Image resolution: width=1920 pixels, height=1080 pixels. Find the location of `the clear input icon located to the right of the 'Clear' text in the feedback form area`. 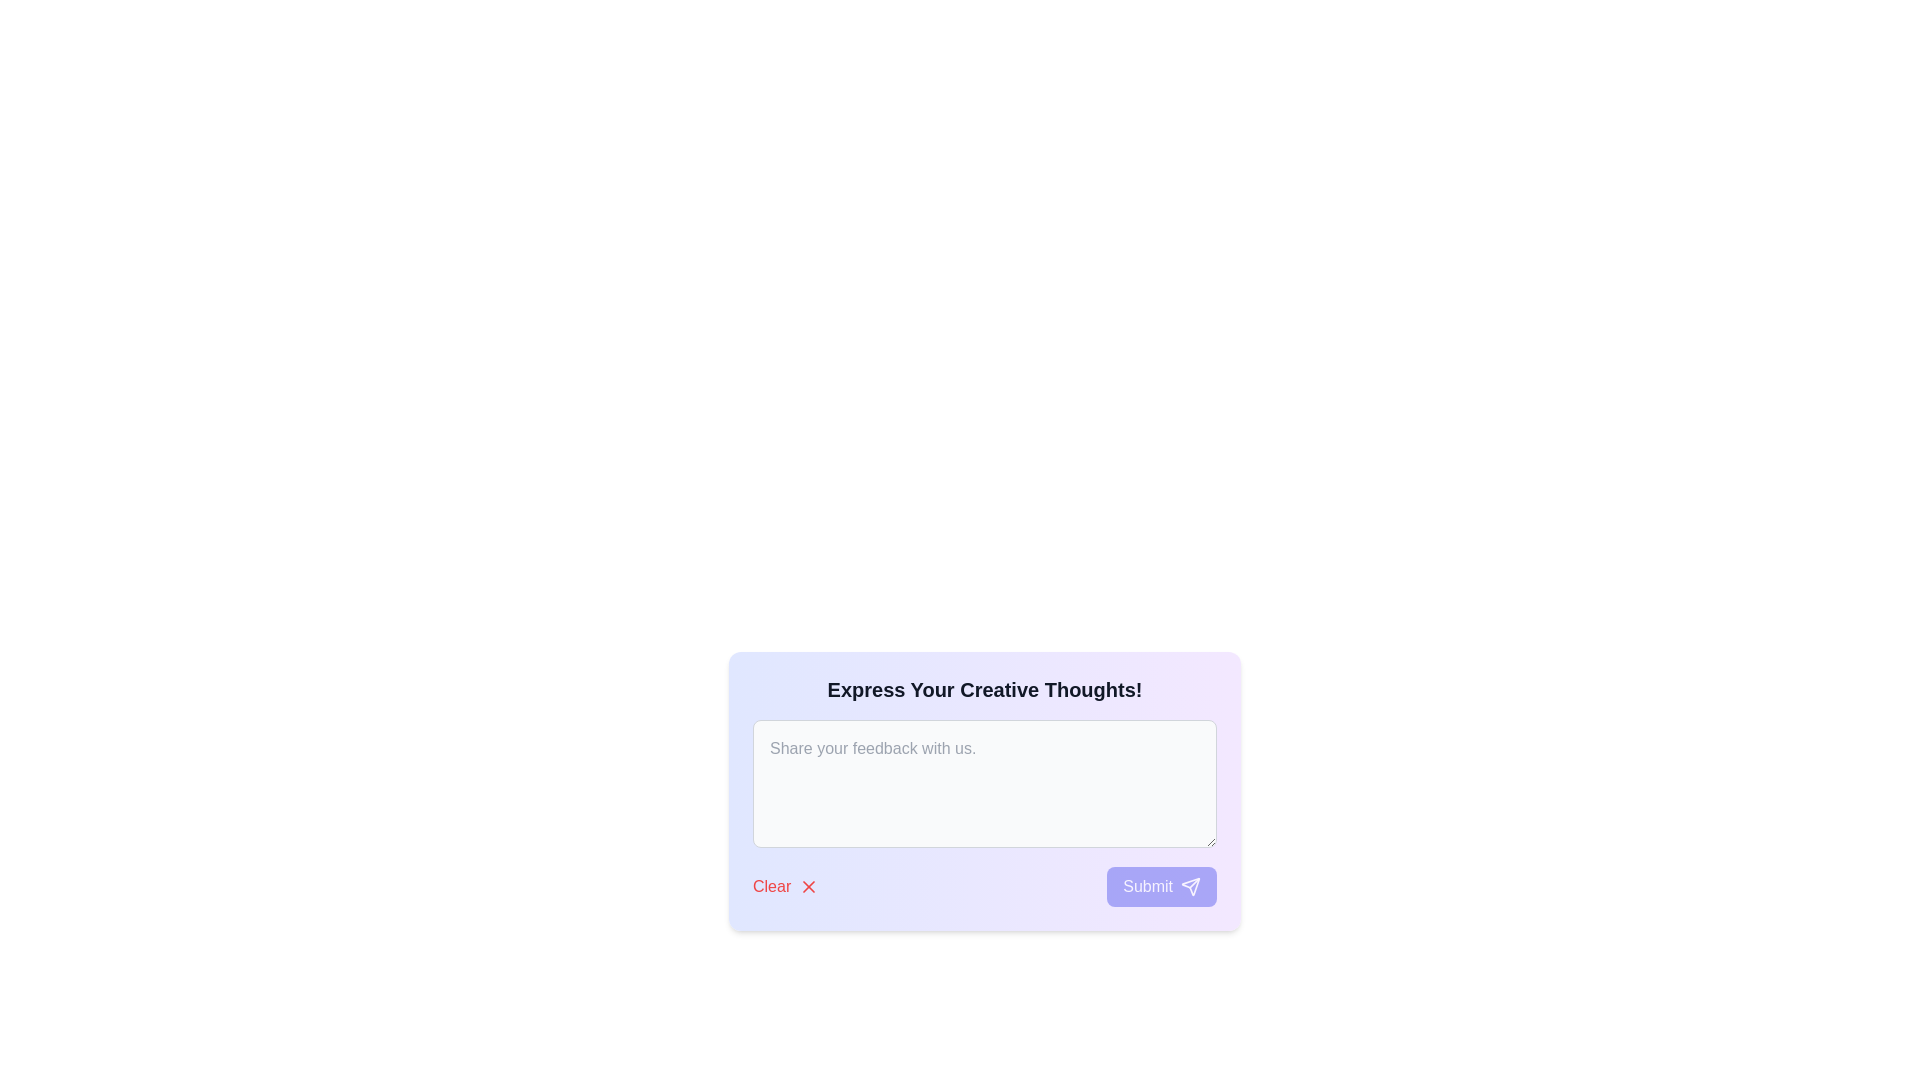

the clear input icon located to the right of the 'Clear' text in the feedback form area is located at coordinates (809, 886).